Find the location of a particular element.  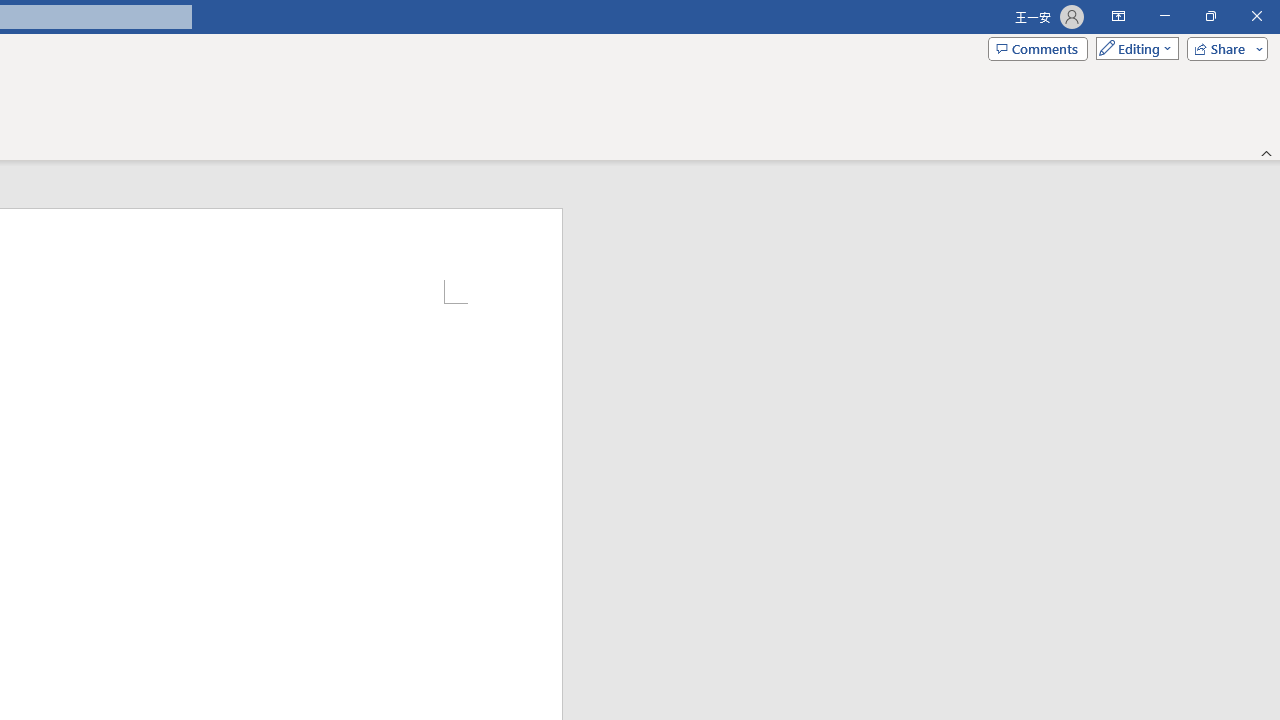

'Collapse the Ribbon' is located at coordinates (1266, 152).